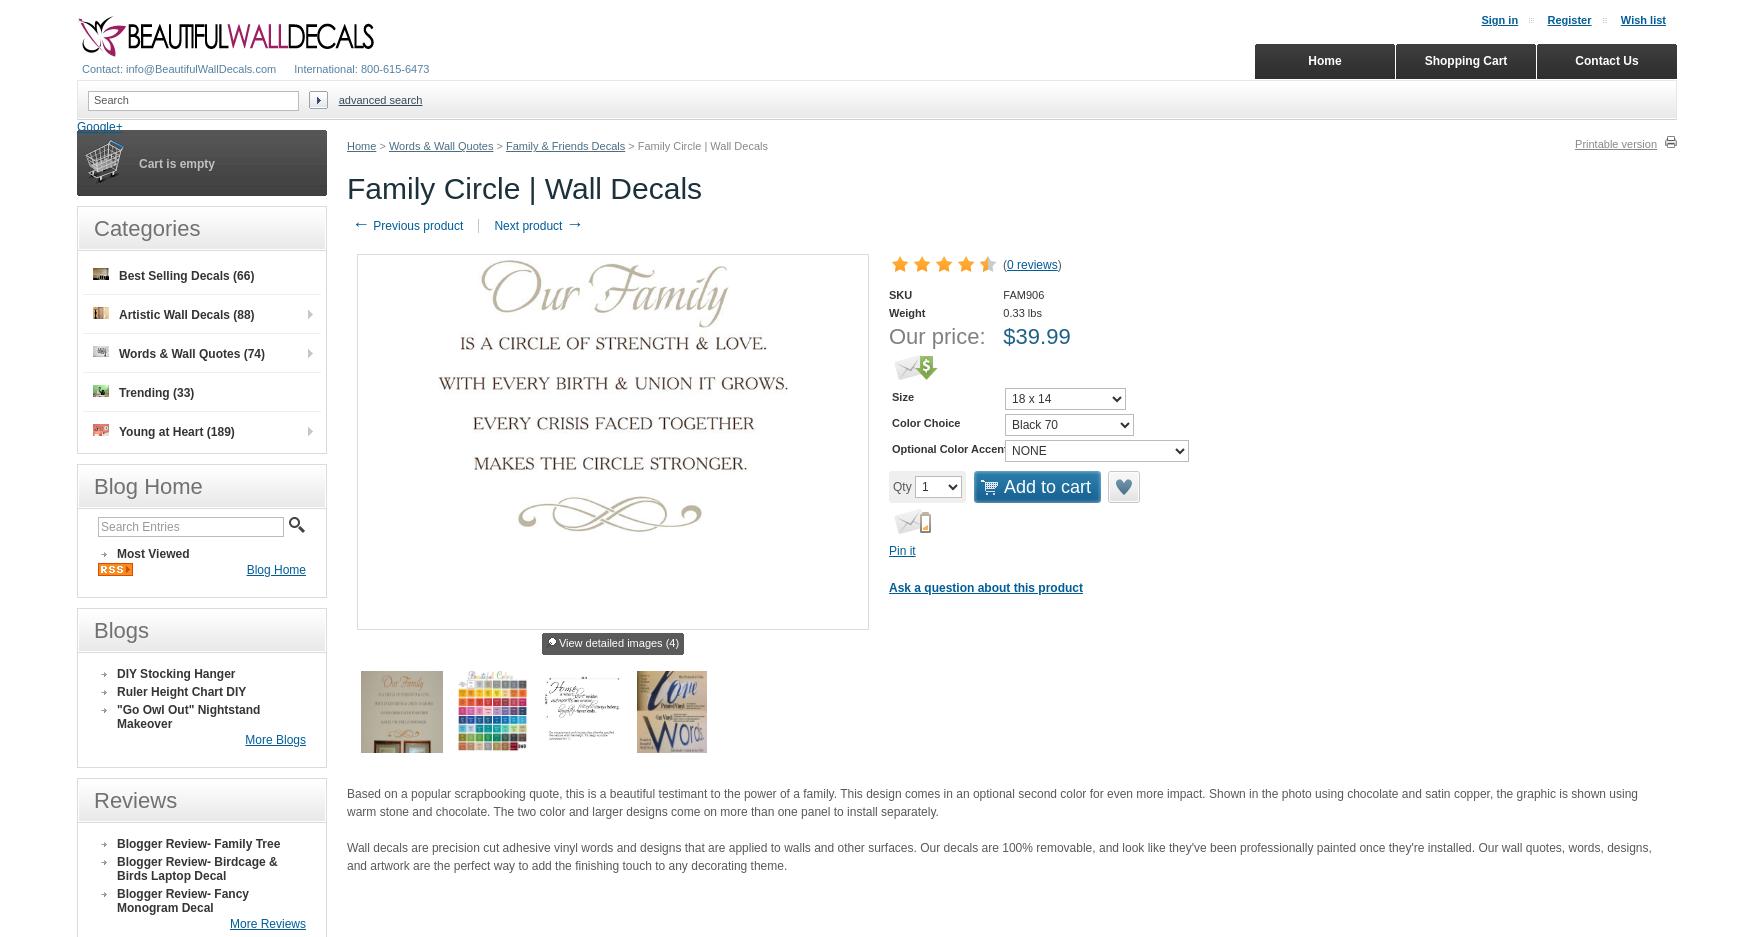 The width and height of the screenshot is (1754, 937). What do you see at coordinates (902, 550) in the screenshot?
I see `'Pin it'` at bounding box center [902, 550].